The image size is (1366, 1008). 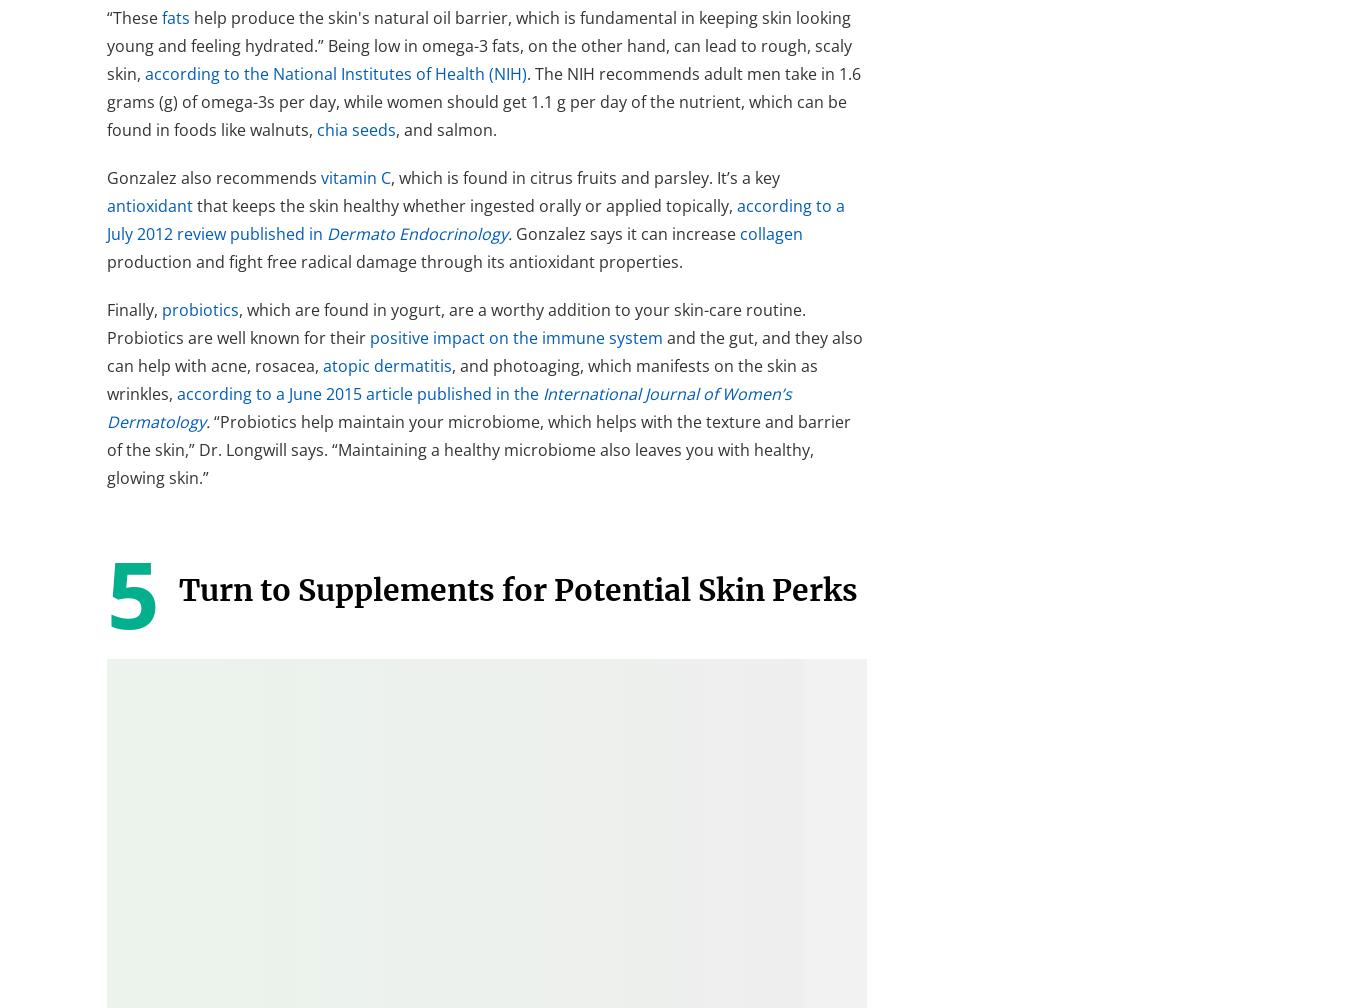 I want to click on 'Finally,', so click(x=106, y=308).